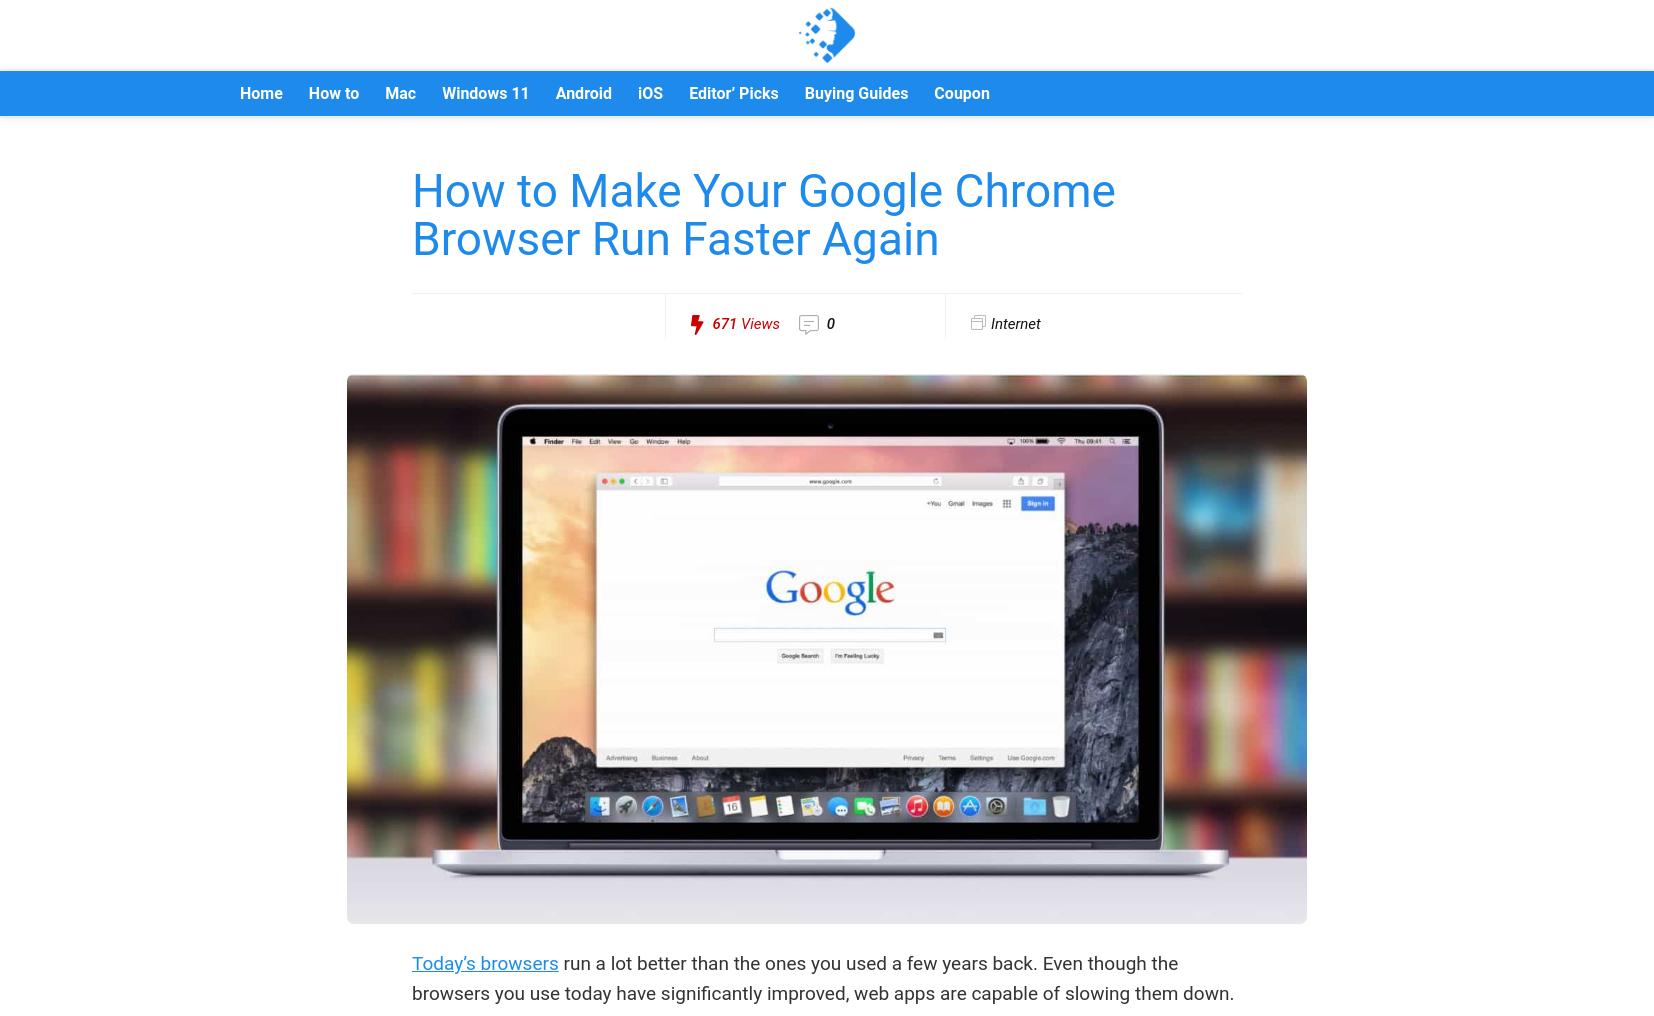 The image size is (1654, 1016). I want to click on 'Today’s browsers', so click(484, 963).